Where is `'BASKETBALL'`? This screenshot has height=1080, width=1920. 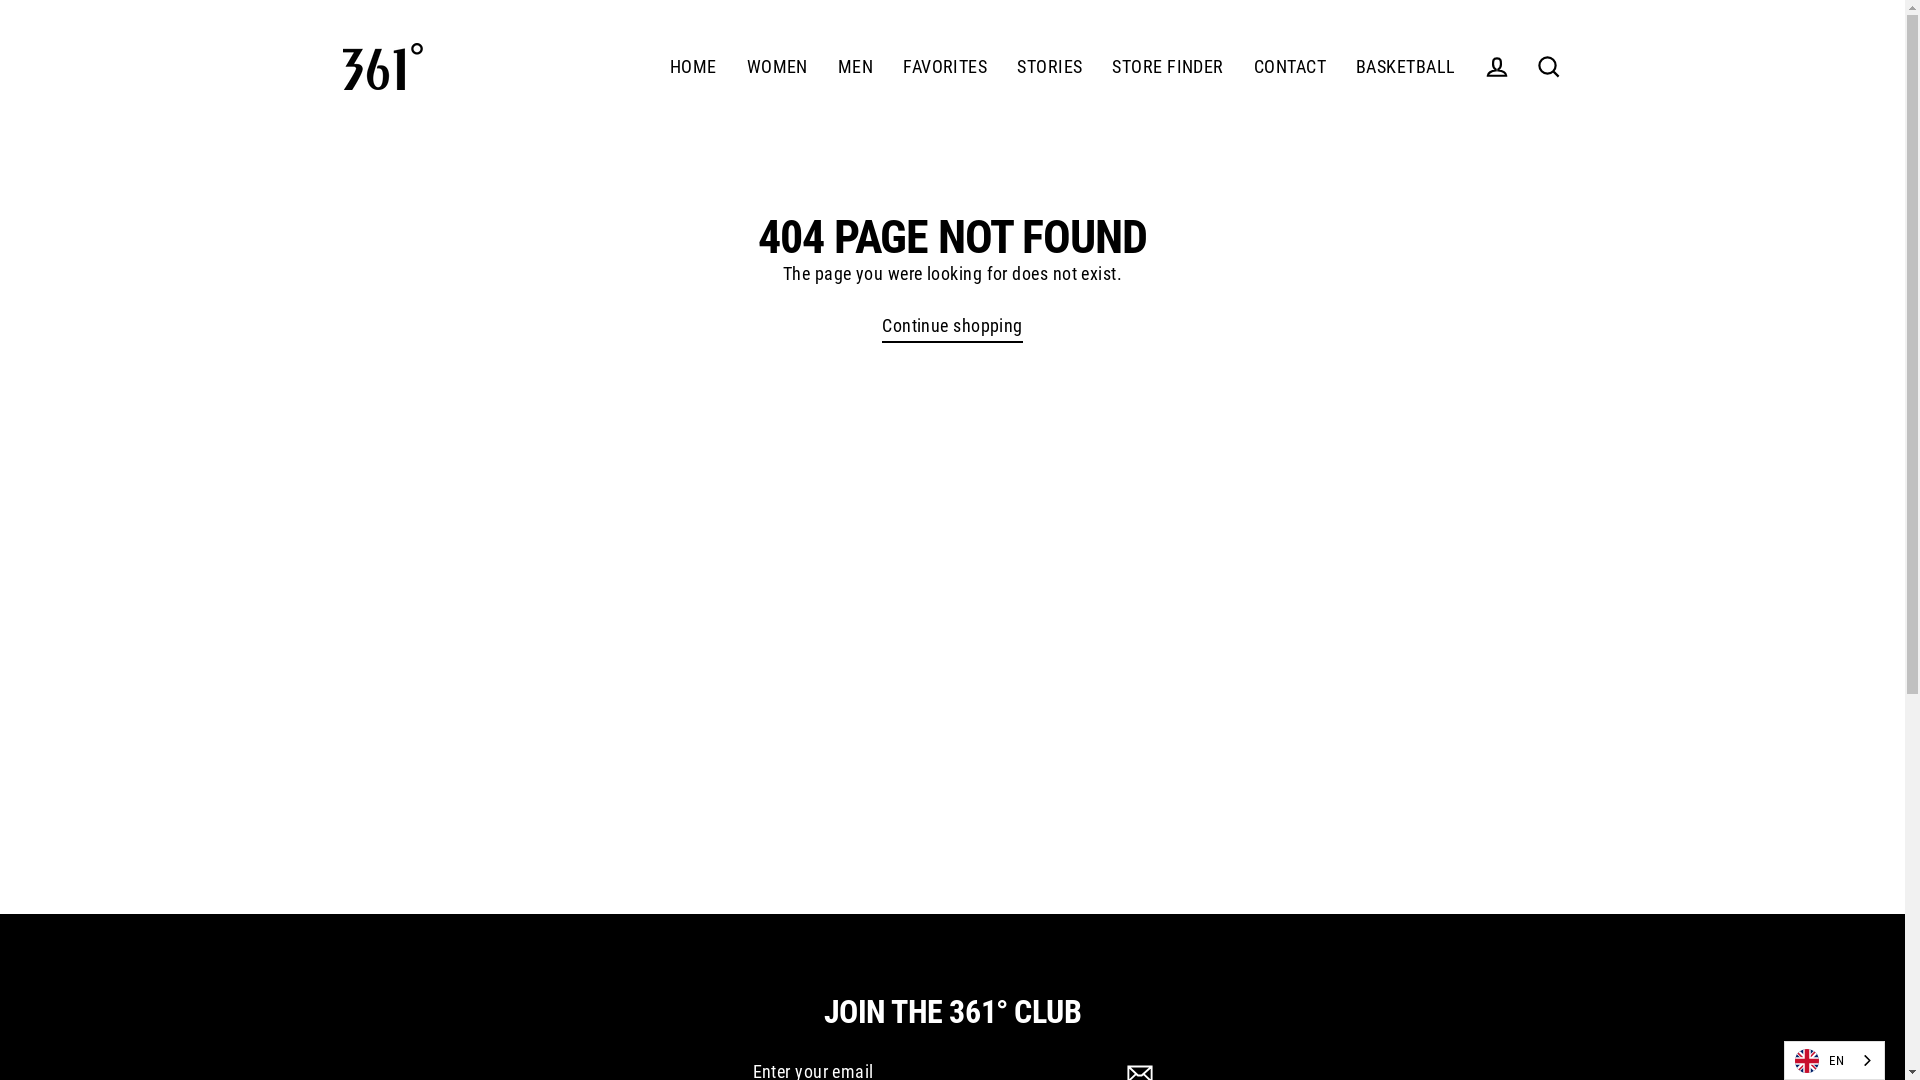
'BASKETBALL' is located at coordinates (1405, 65).